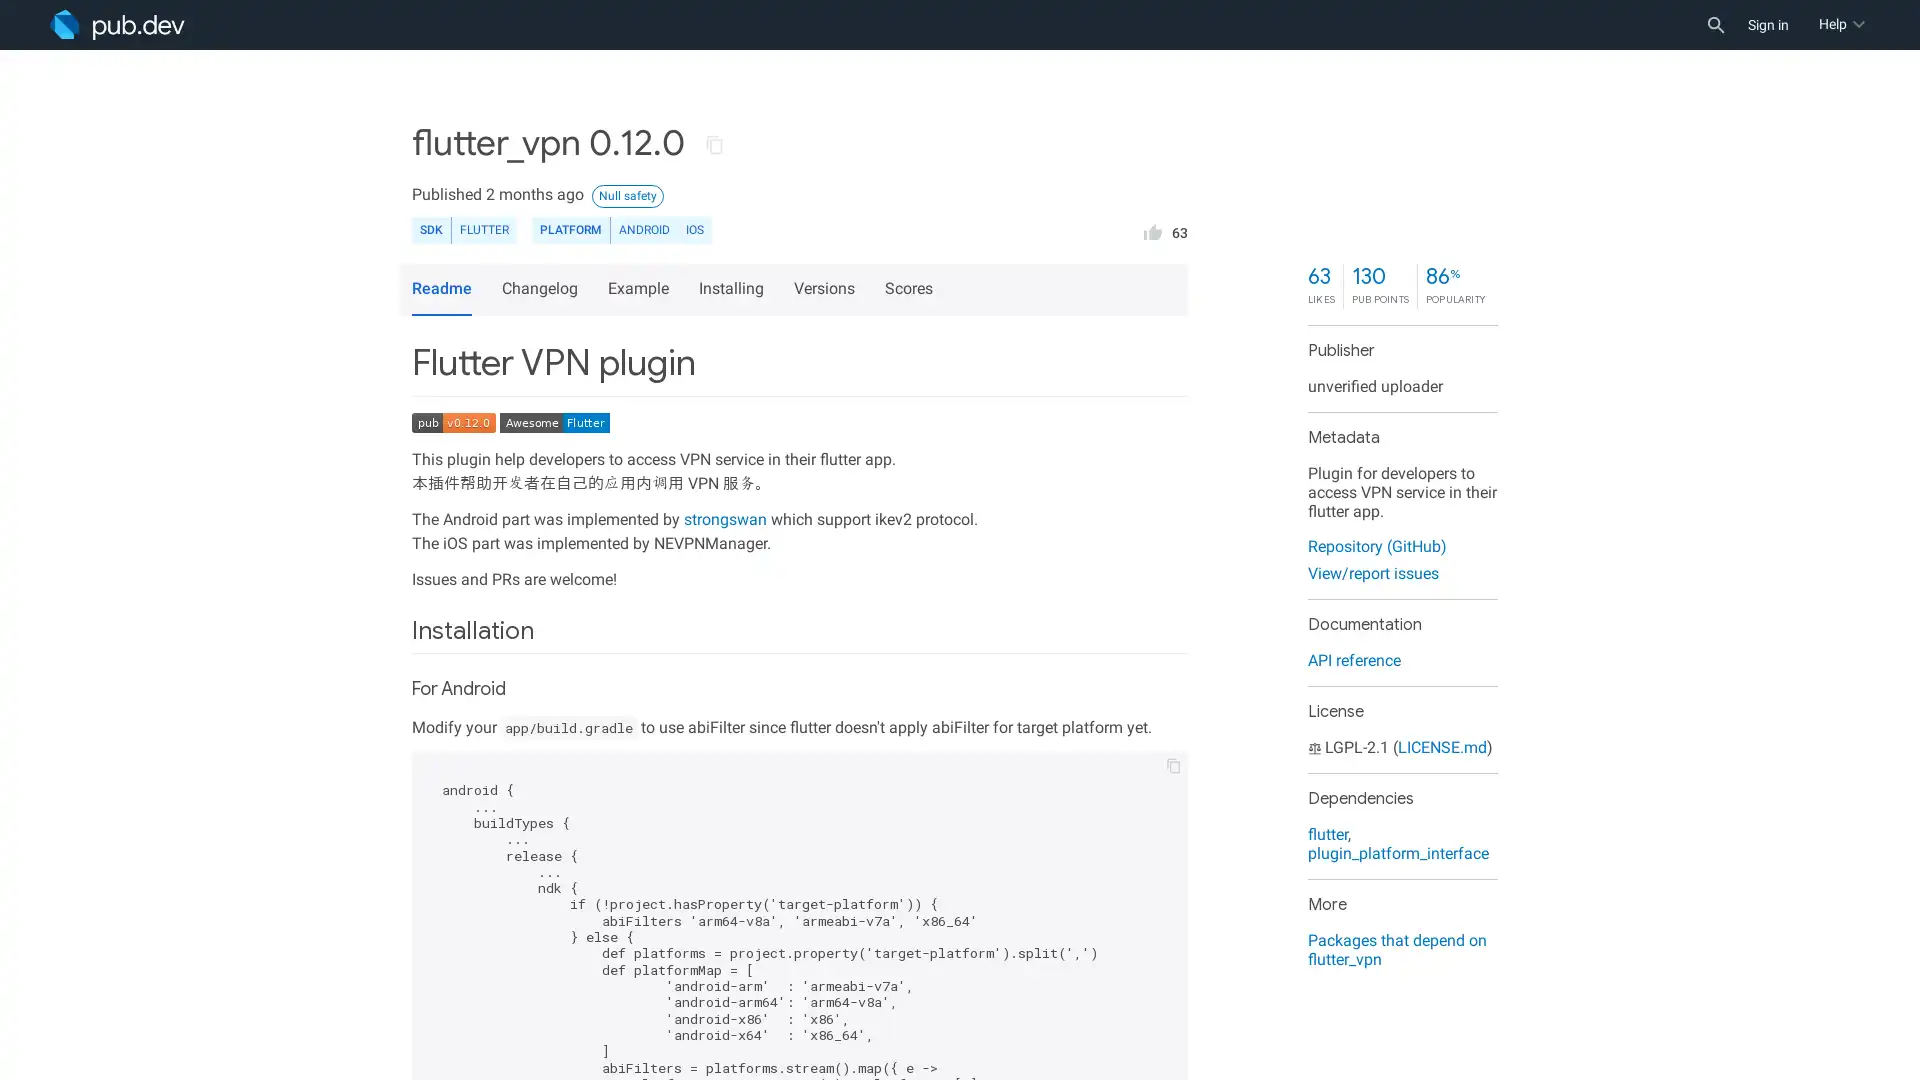  I want to click on Like this package, so click(1152, 229).